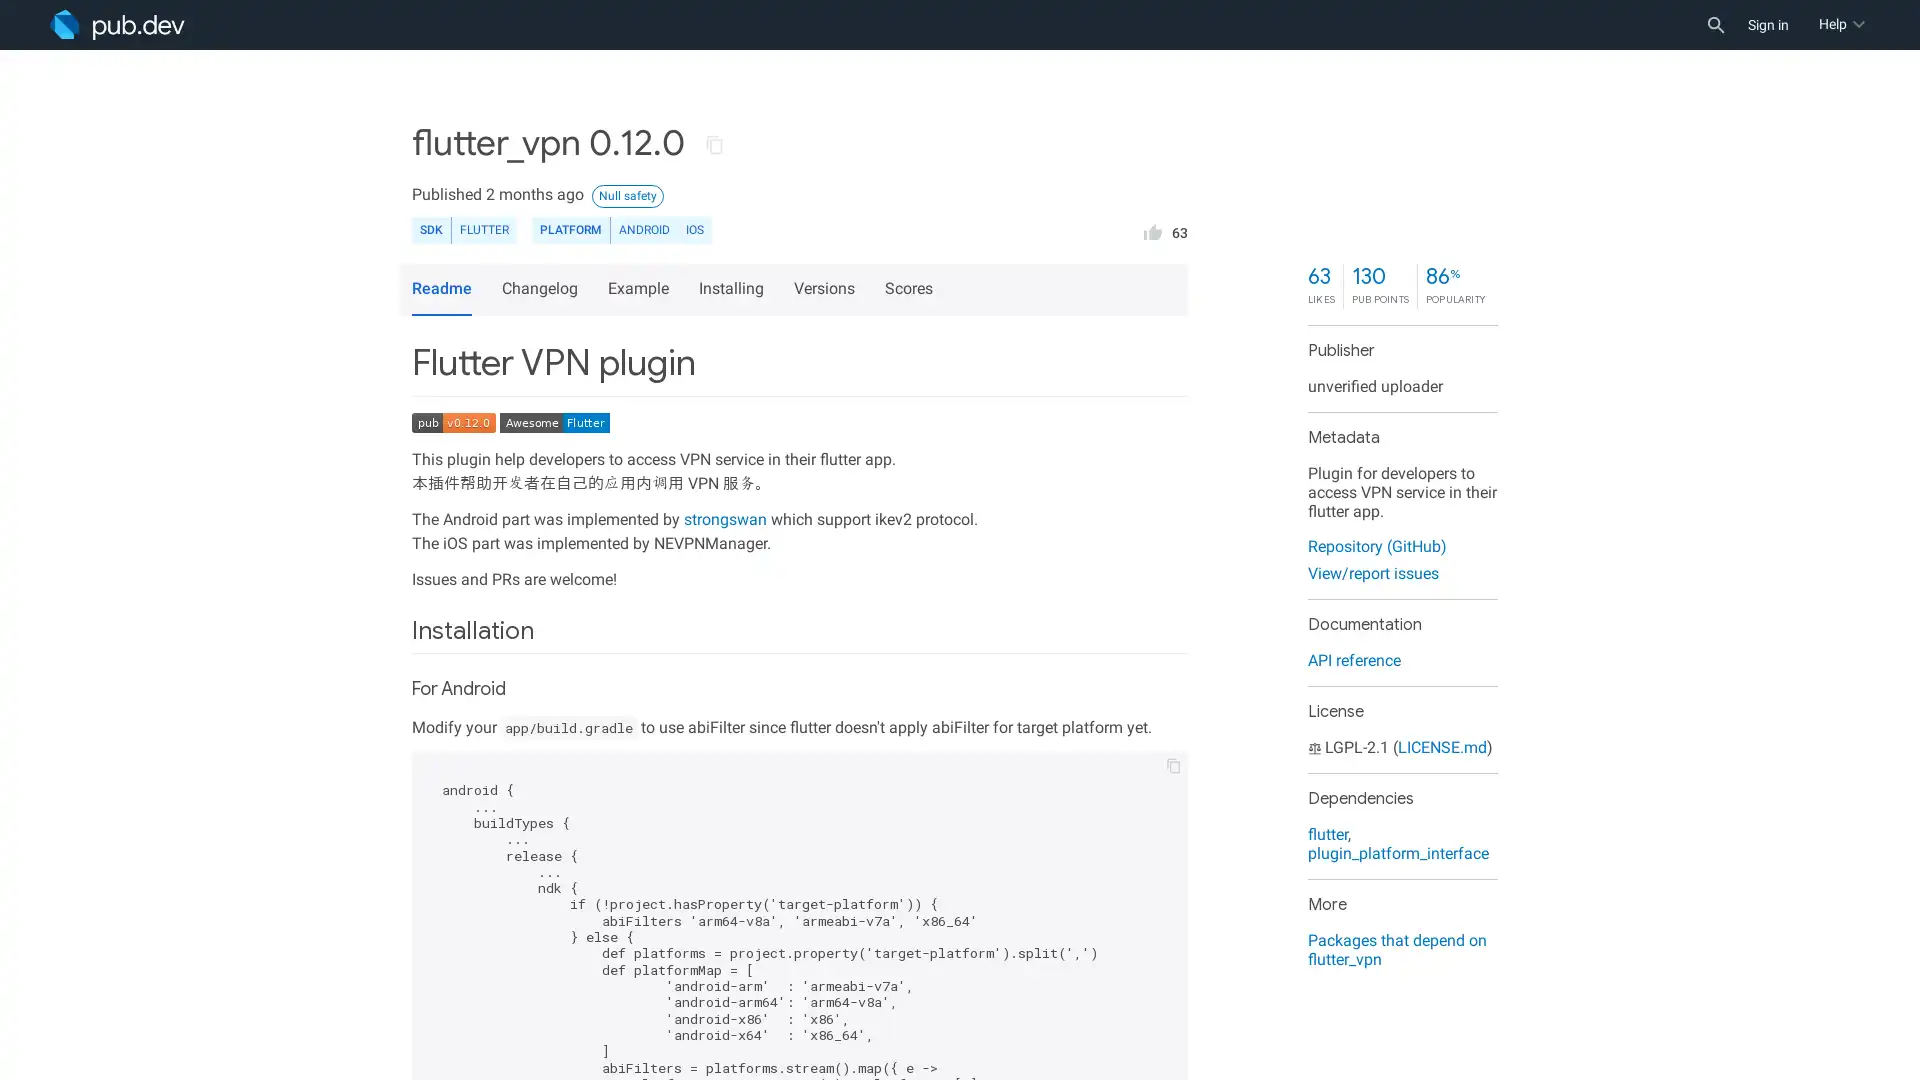  I want to click on Like this package, so click(1152, 229).